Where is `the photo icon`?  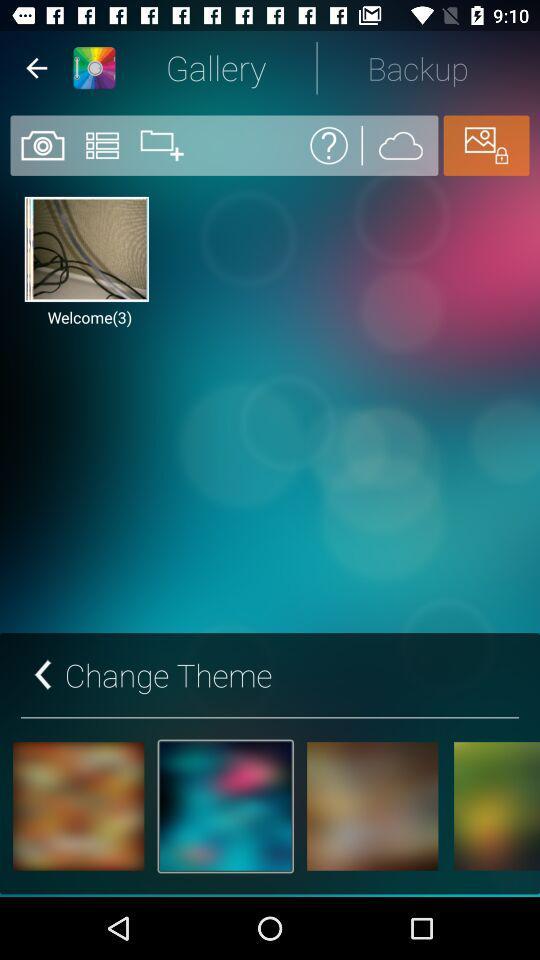 the photo icon is located at coordinates (41, 144).